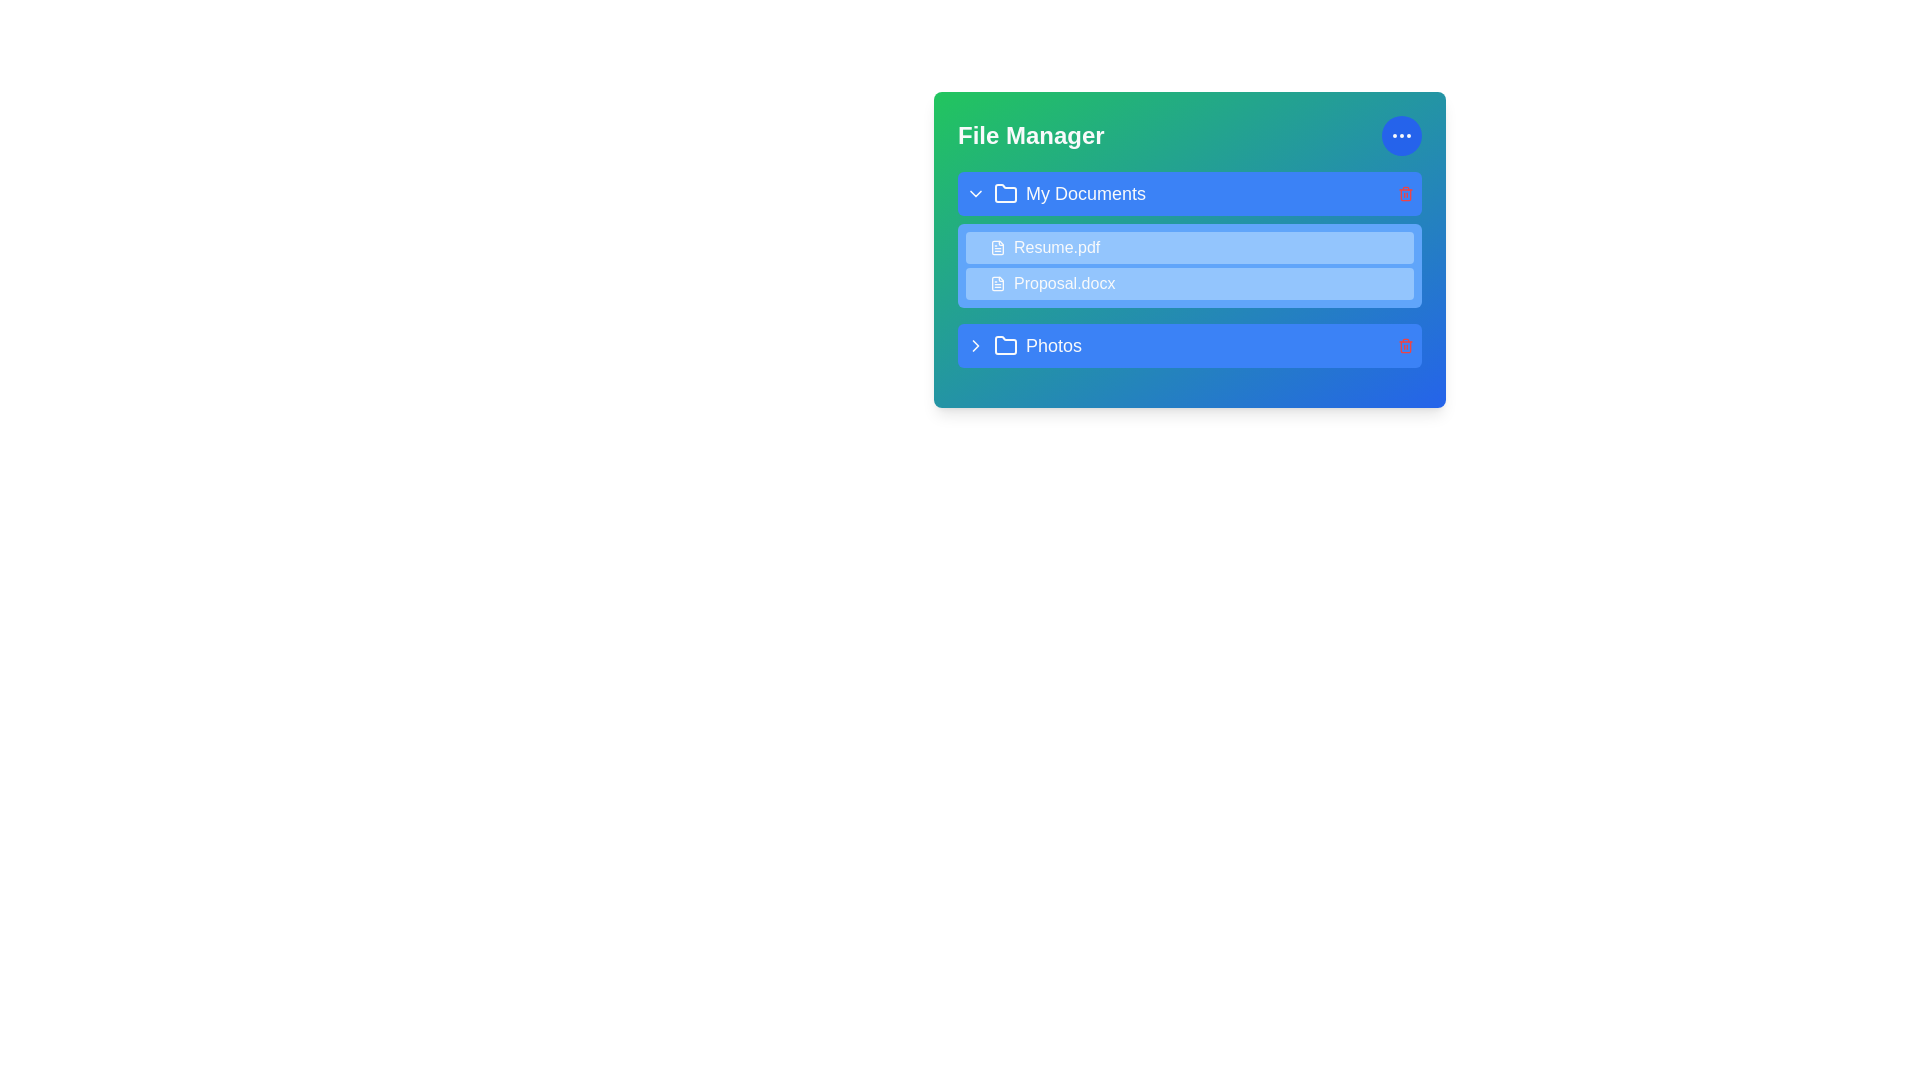 This screenshot has height=1080, width=1920. Describe the element at coordinates (998, 246) in the screenshot. I see `the document icon located to the left of the 'Resume.pdf' text label` at that location.